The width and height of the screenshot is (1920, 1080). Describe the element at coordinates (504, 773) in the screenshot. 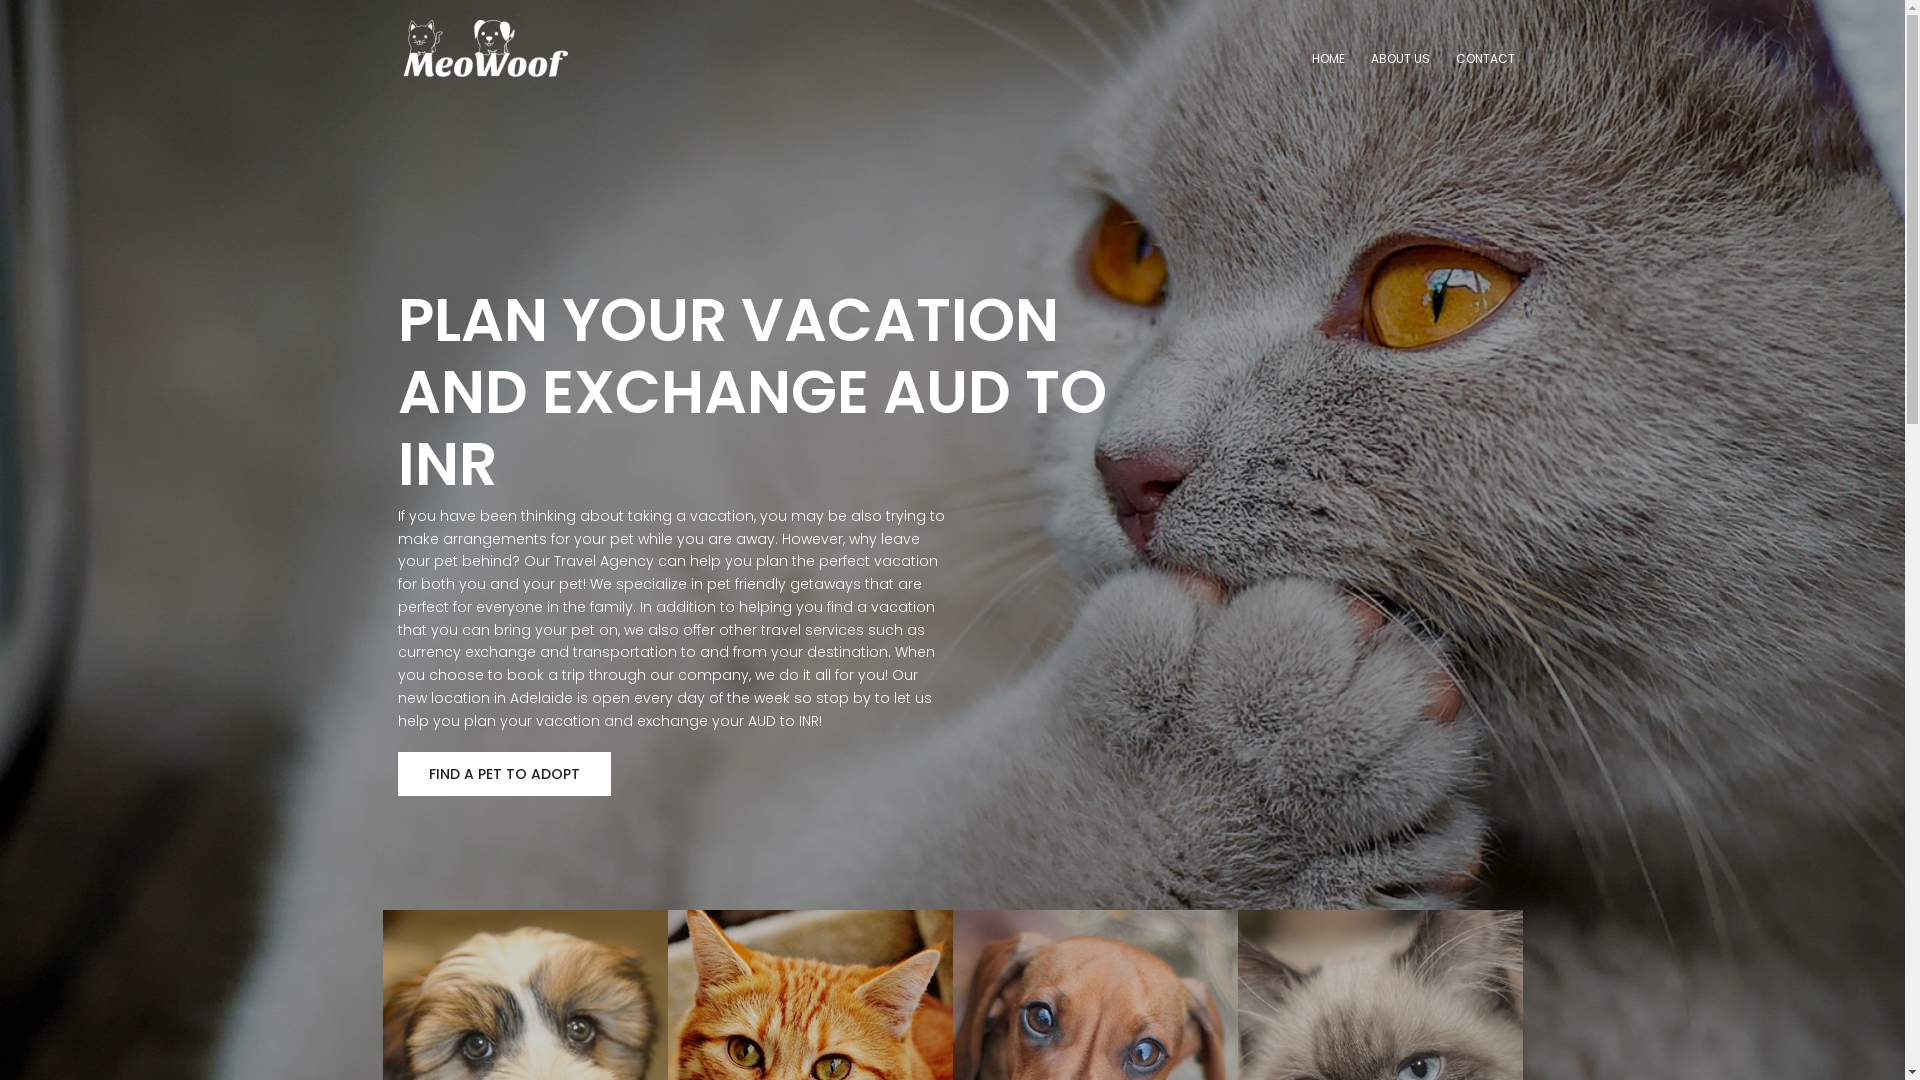

I see `'FIND A PET TO ADOPT'` at that location.